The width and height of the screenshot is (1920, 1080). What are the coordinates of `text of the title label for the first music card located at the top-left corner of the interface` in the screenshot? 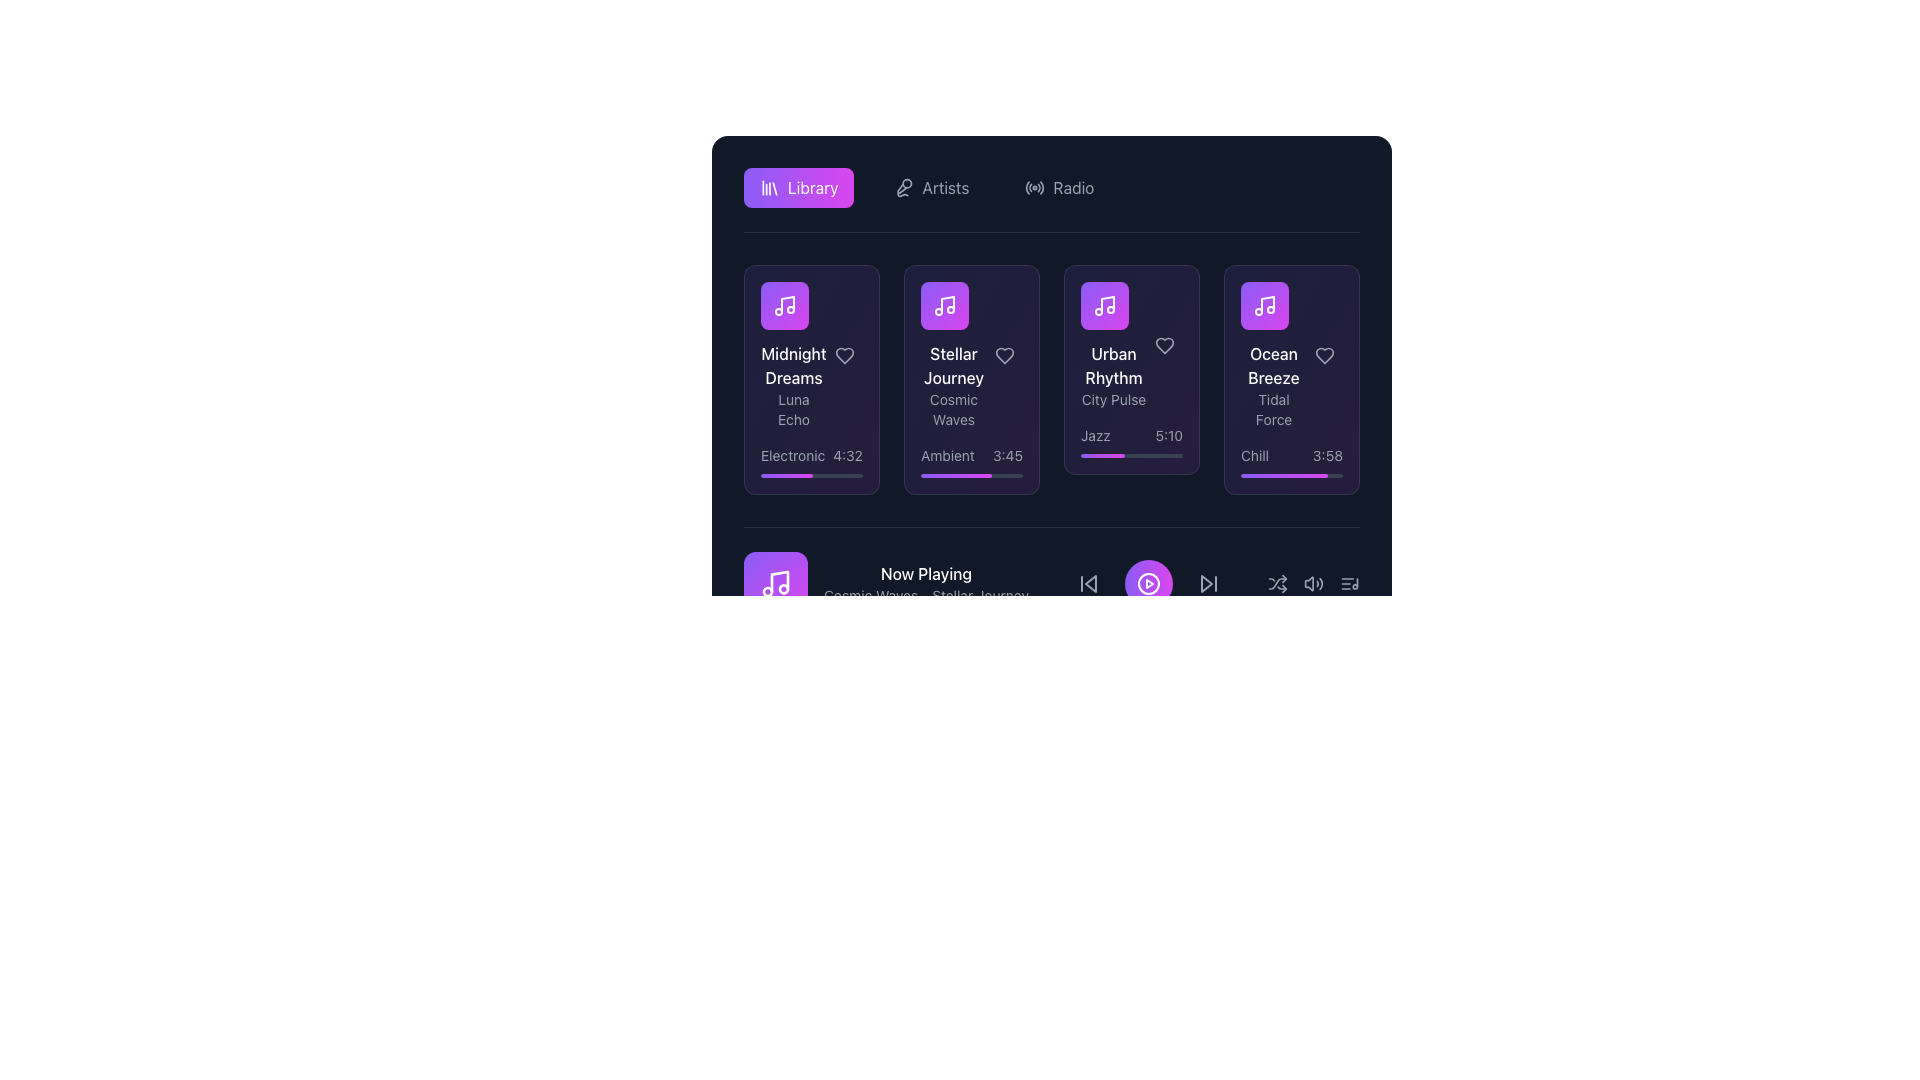 It's located at (792, 366).